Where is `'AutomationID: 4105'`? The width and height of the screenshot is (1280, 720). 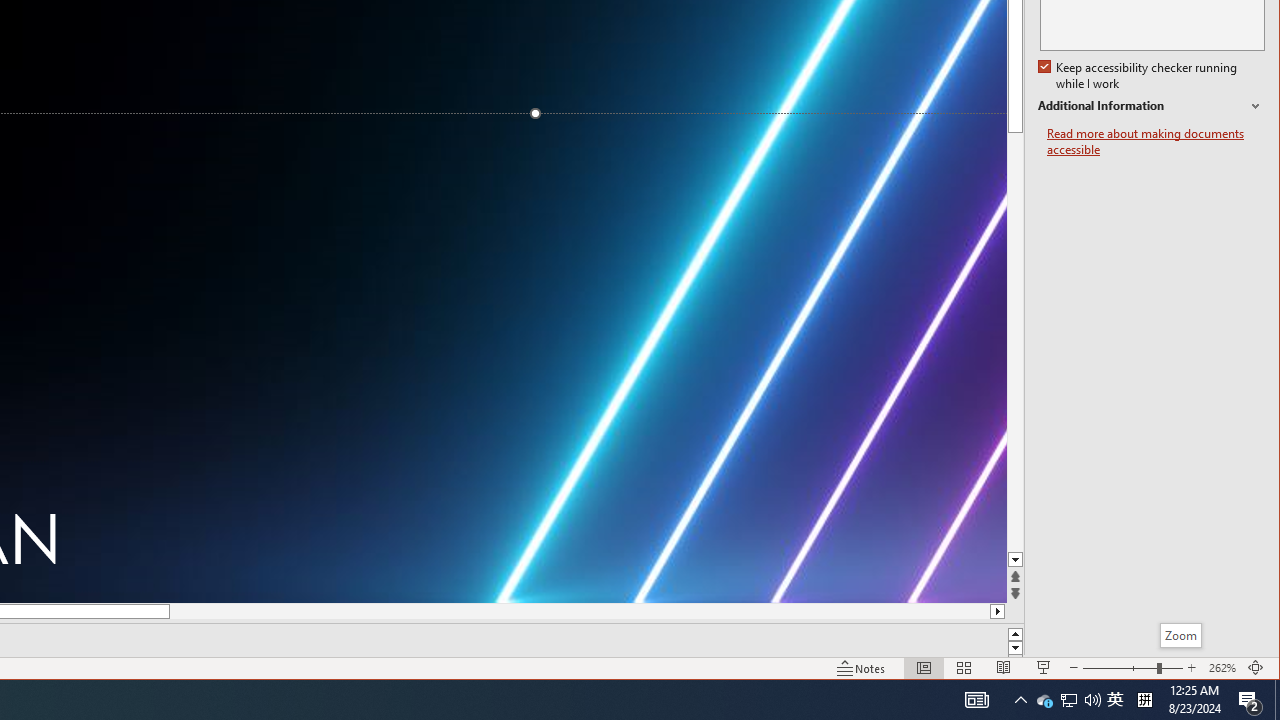 'AutomationID: 4105' is located at coordinates (977, 698).